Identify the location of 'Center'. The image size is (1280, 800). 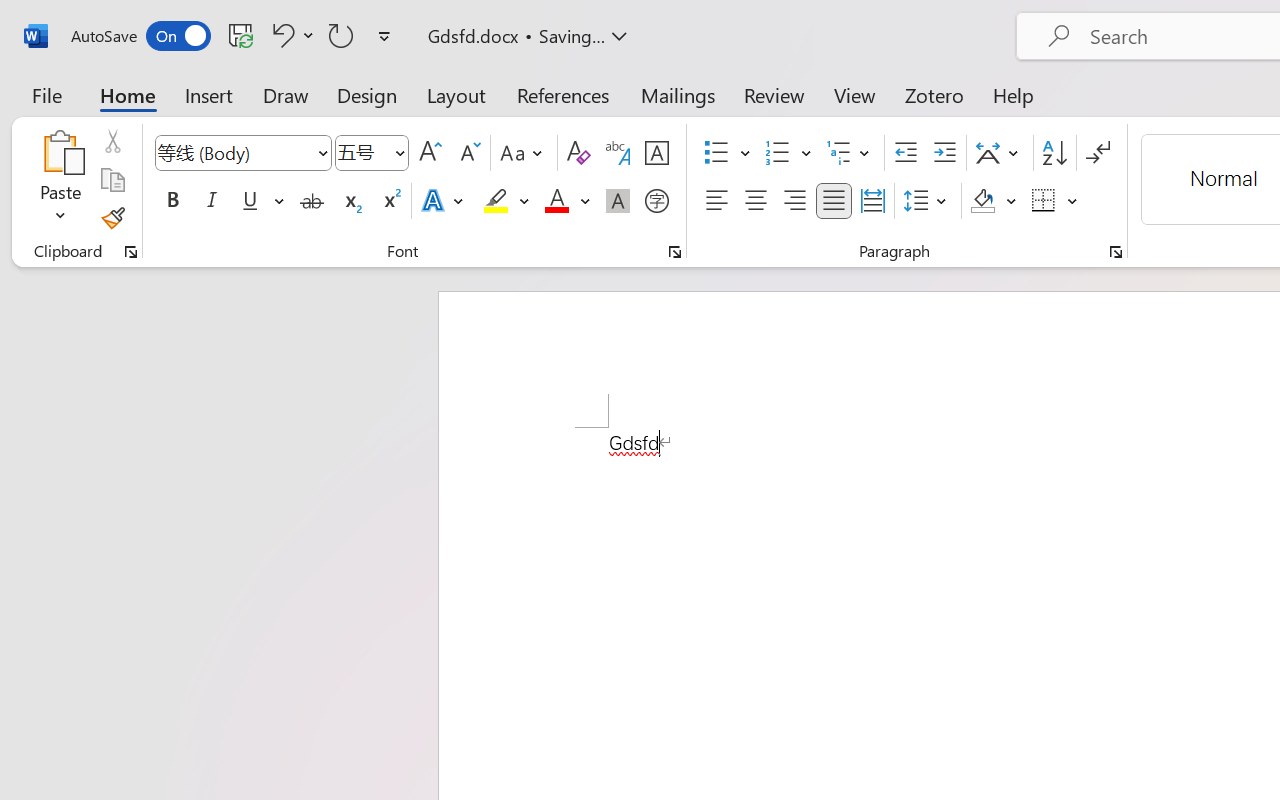
(755, 201).